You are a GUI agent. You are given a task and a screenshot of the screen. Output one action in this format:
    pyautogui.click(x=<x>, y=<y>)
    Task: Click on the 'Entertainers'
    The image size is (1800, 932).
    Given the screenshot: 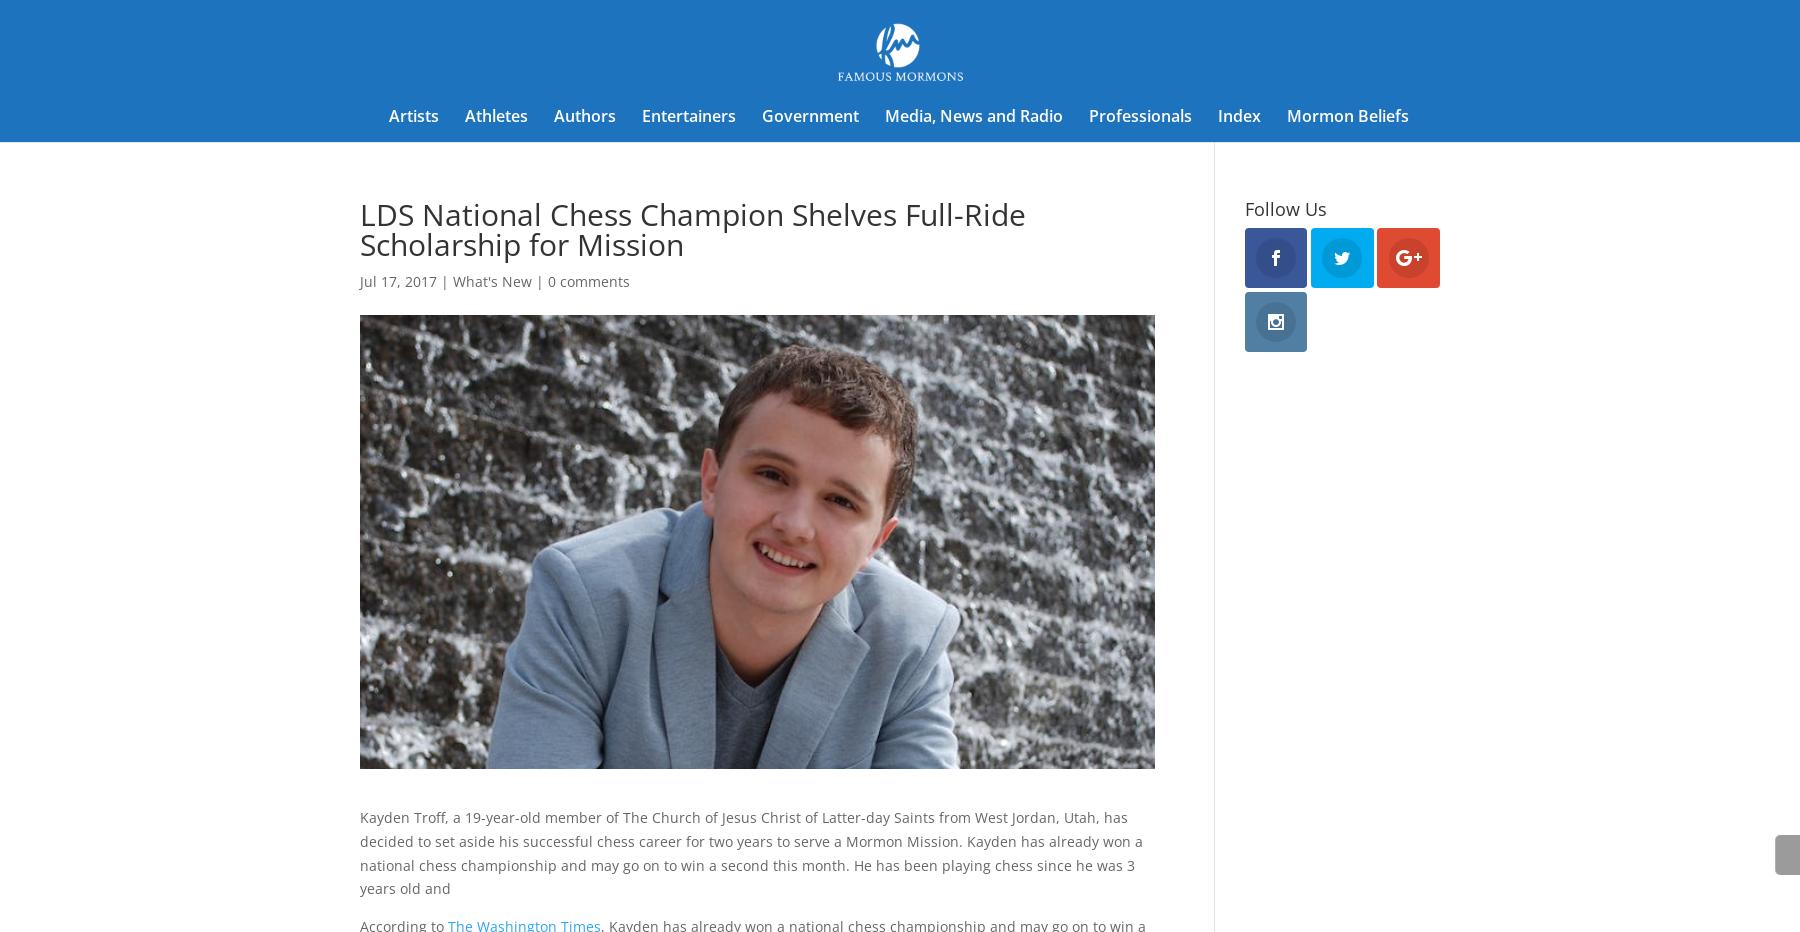 What is the action you would take?
    pyautogui.click(x=642, y=116)
    